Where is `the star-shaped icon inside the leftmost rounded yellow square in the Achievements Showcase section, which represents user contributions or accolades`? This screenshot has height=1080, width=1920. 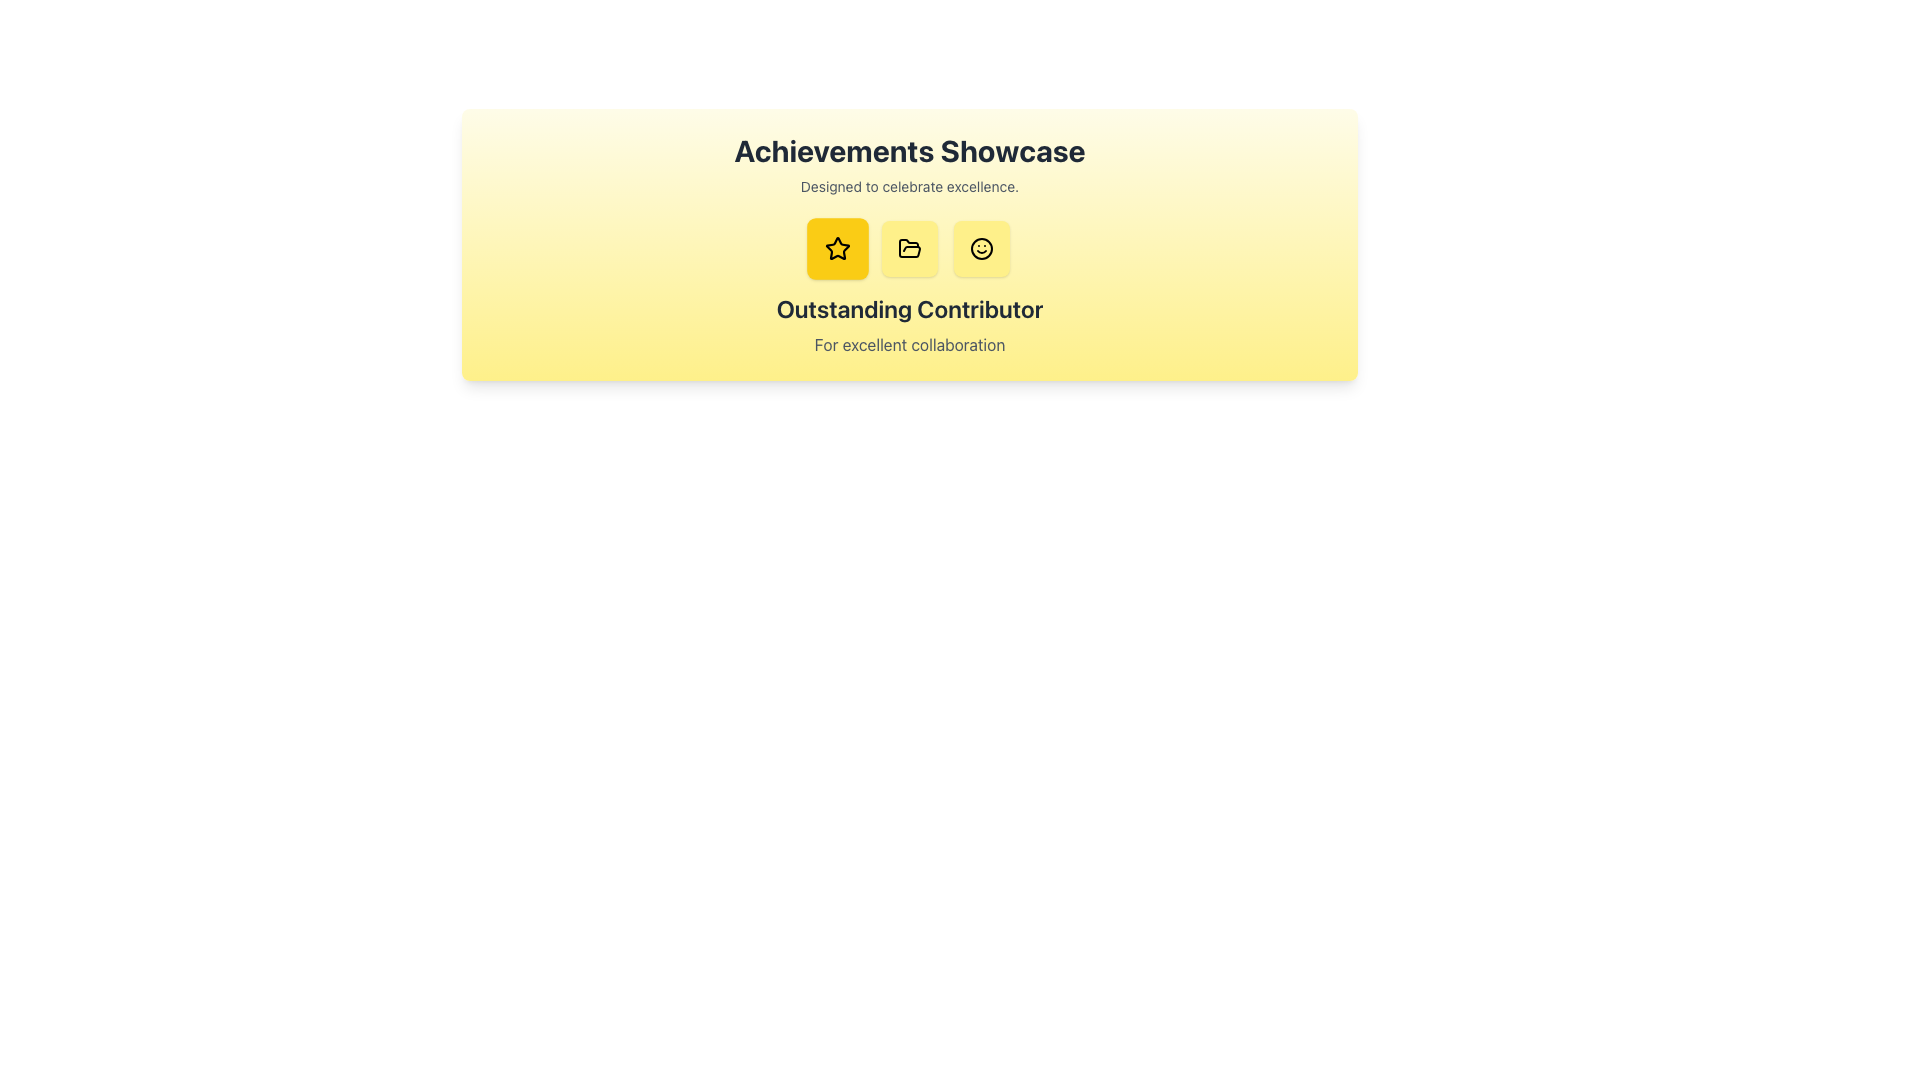
the star-shaped icon inside the leftmost rounded yellow square in the Achievements Showcase section, which represents user contributions or accolades is located at coordinates (838, 247).